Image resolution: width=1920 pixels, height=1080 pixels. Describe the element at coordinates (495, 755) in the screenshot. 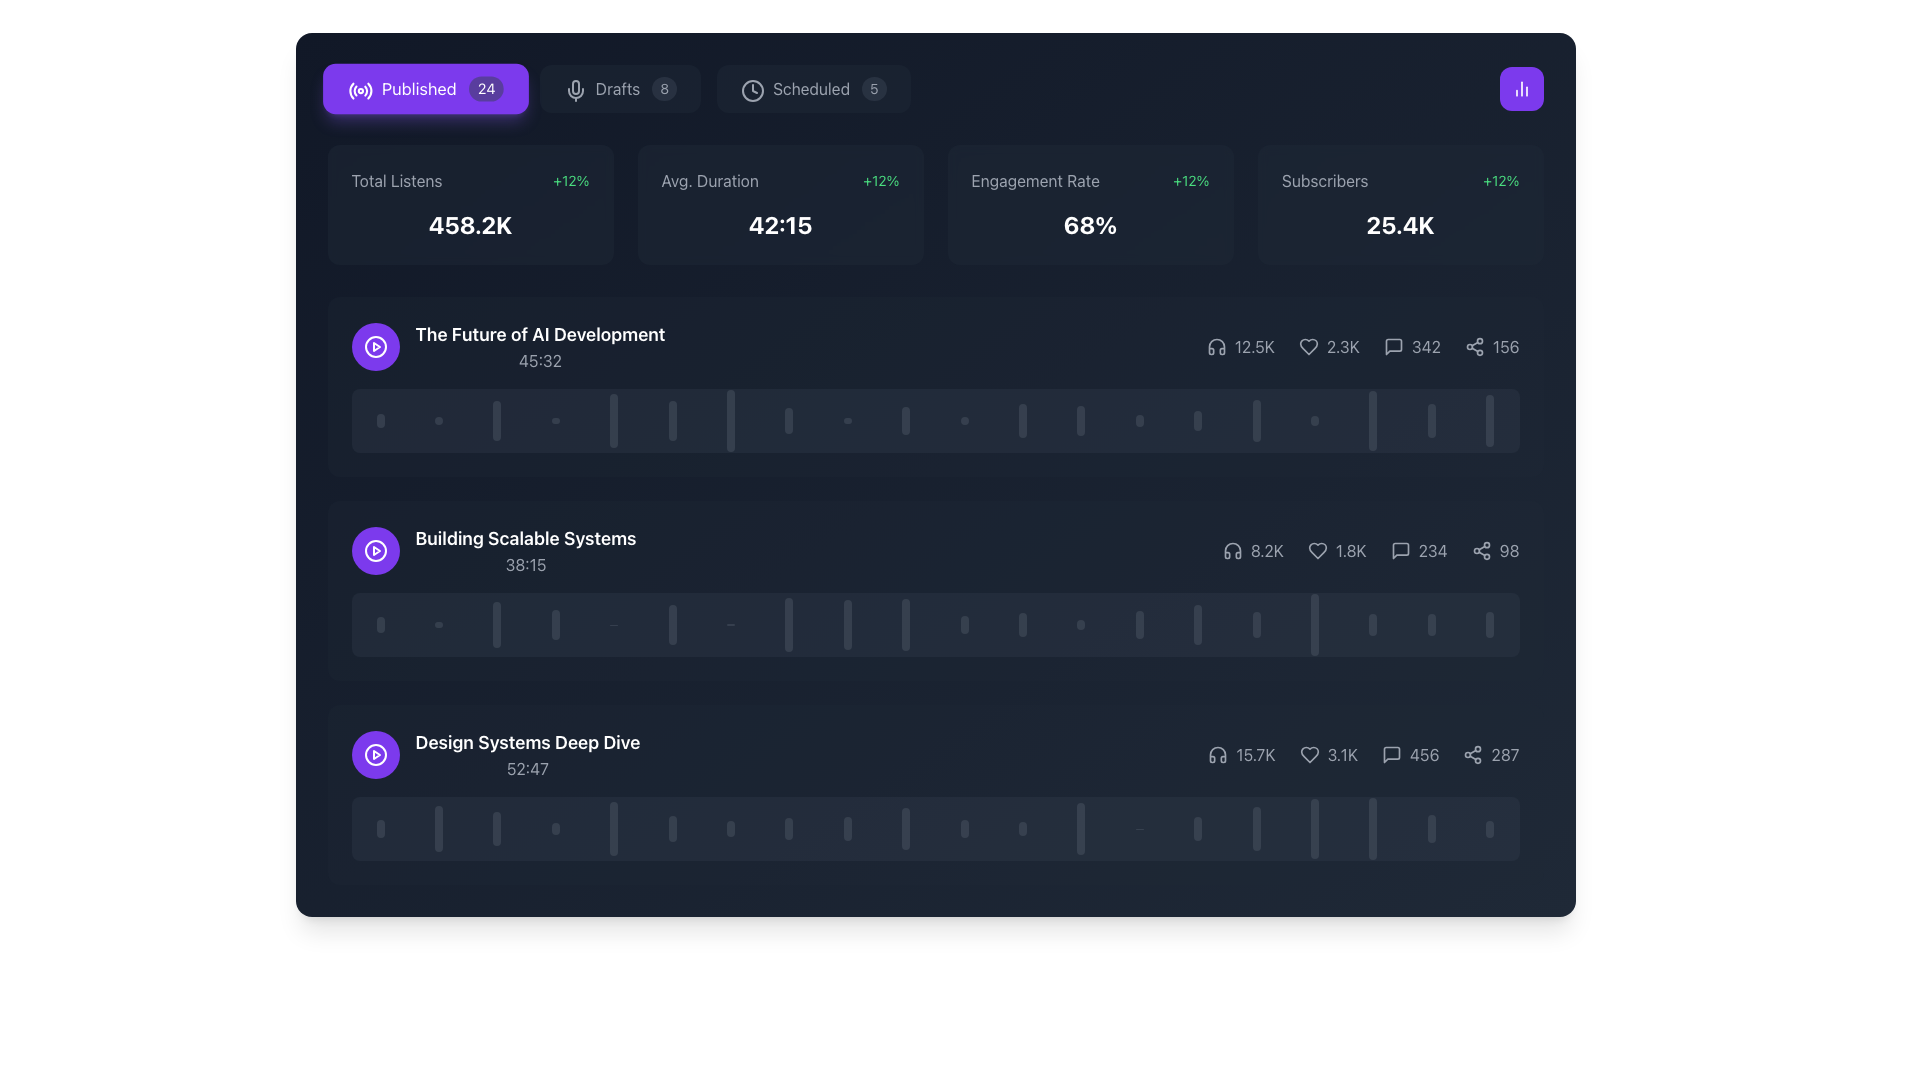

I see `the purple circular play icon of the Podcast entry titled 'Design Systems Deep Dive' to play the podcast` at that location.